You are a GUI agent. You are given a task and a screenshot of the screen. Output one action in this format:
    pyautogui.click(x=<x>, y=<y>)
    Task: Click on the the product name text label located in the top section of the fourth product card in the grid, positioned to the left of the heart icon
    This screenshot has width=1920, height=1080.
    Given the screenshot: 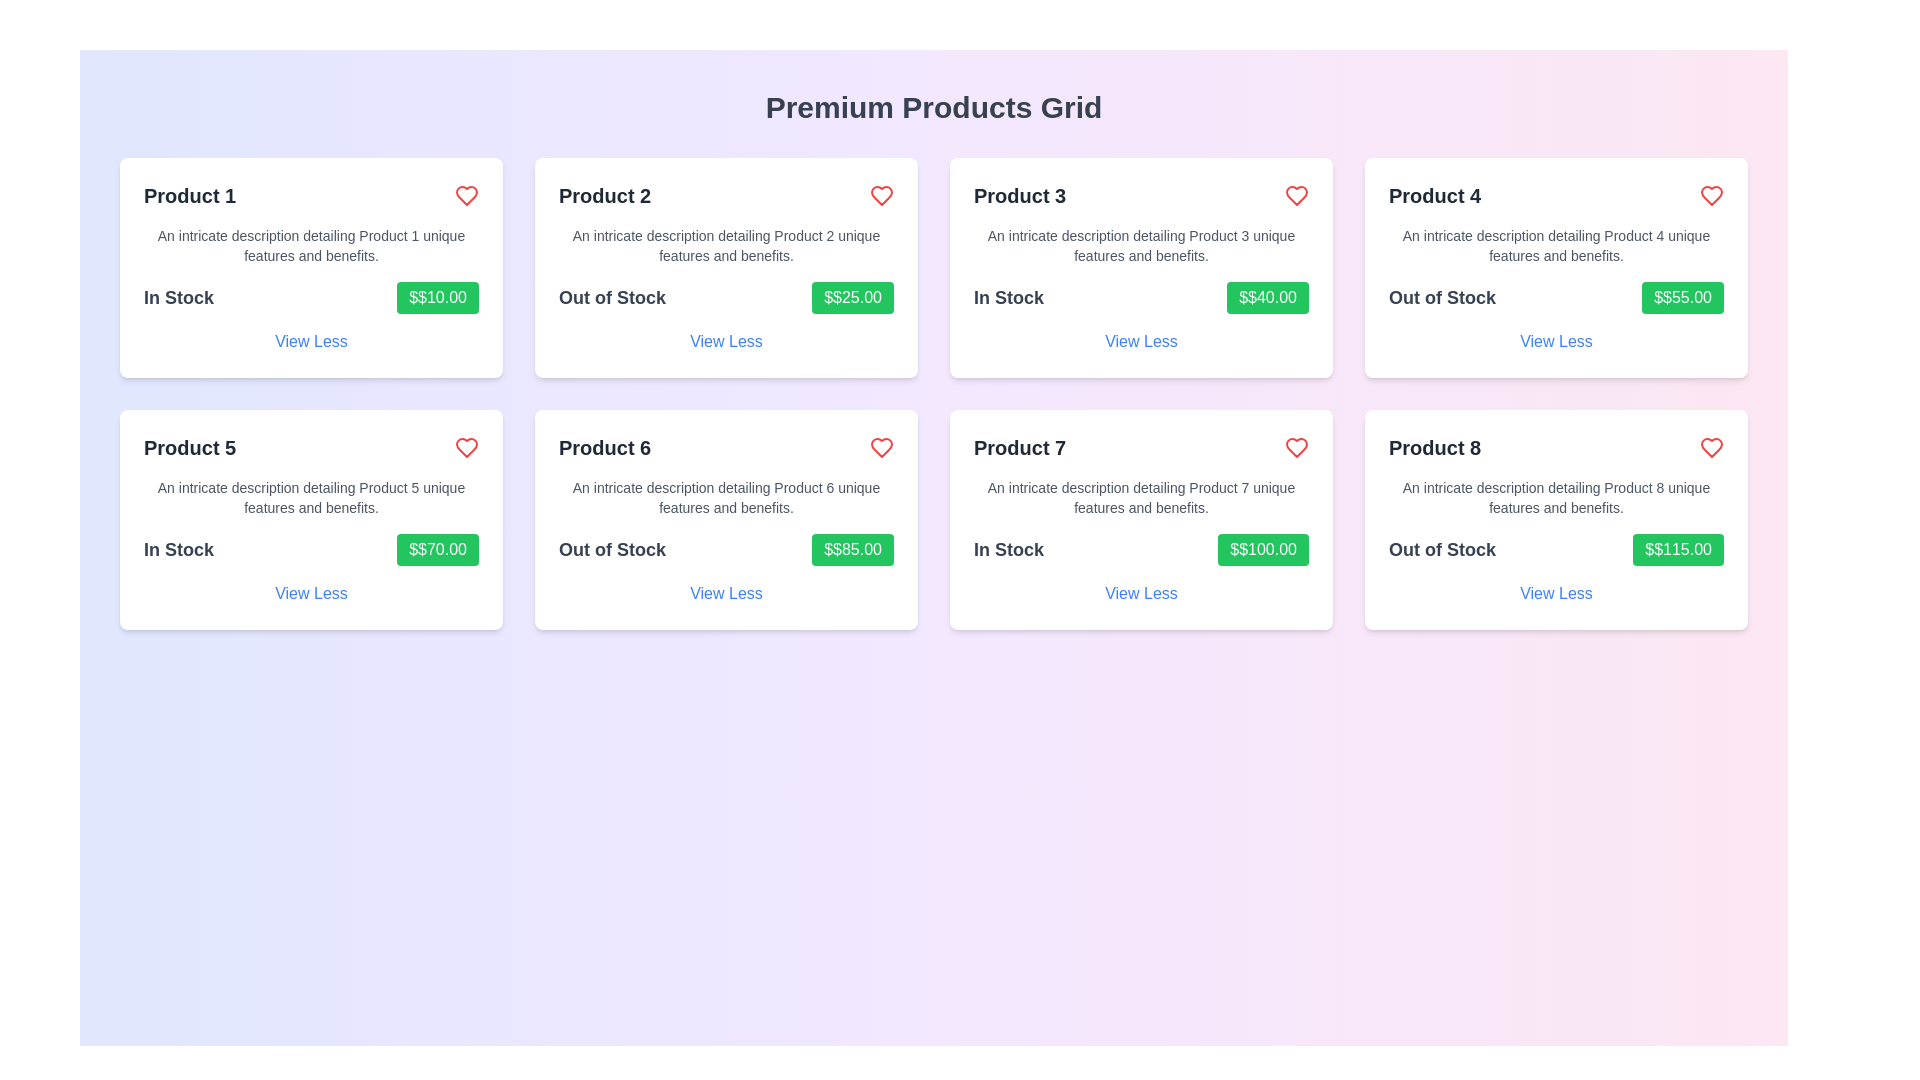 What is the action you would take?
    pyautogui.click(x=1434, y=196)
    